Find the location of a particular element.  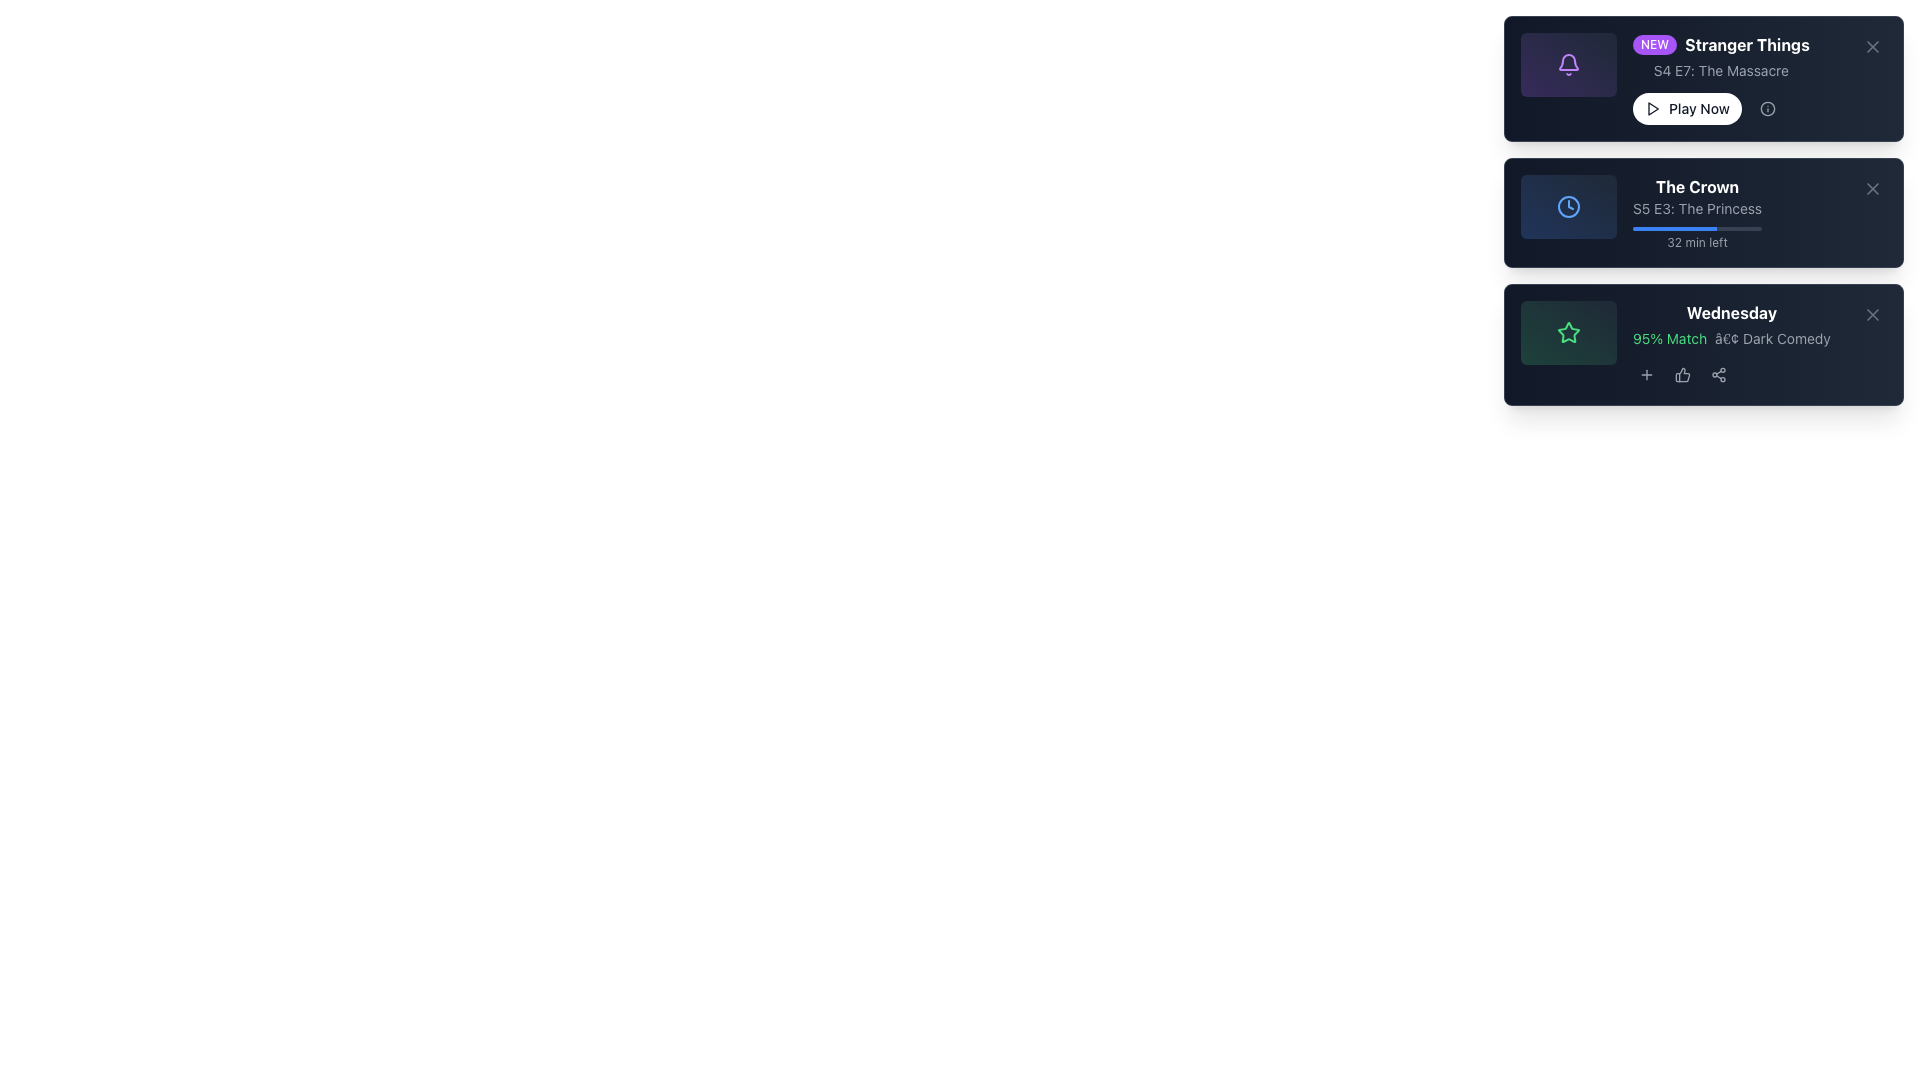

the grouped set of action buttons for the show 'Wednesday' located in the bottom-right section of the card is located at coordinates (1730, 374).